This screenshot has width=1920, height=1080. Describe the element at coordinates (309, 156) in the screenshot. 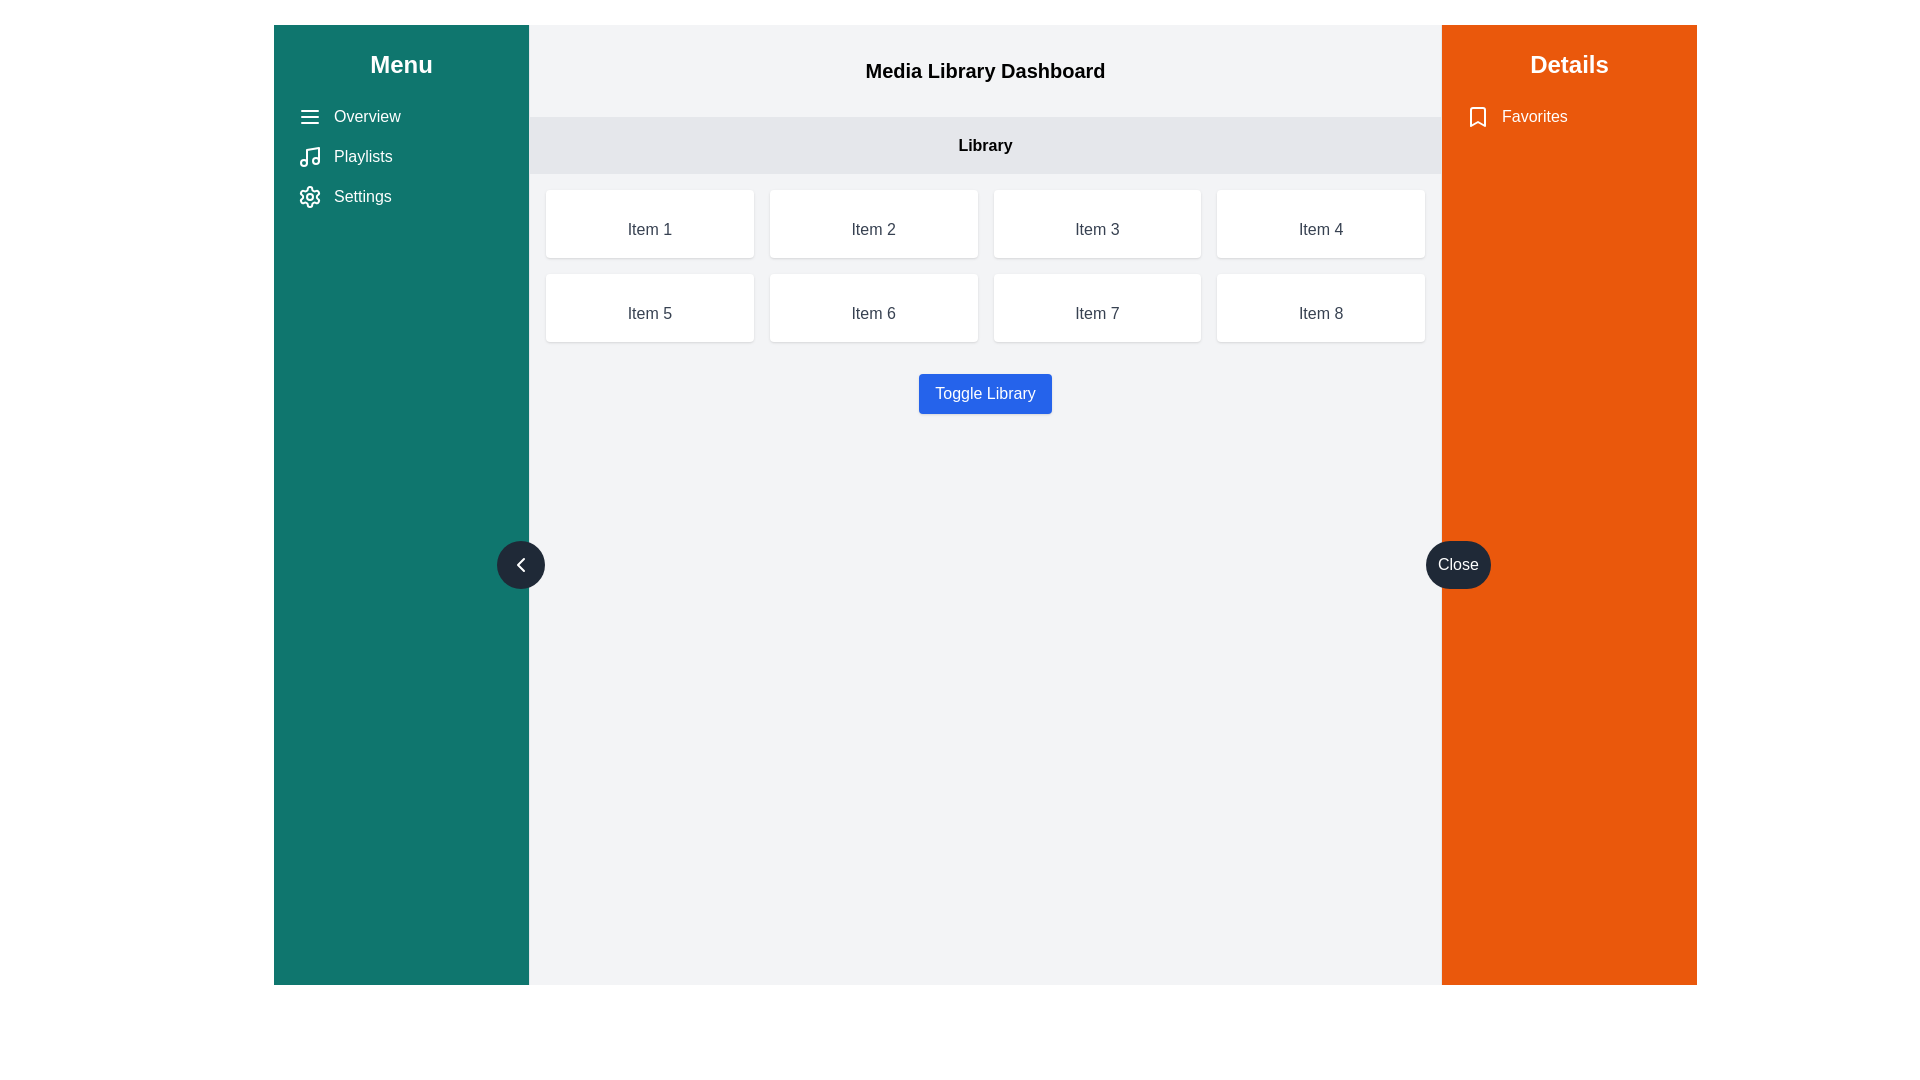

I see `the 'Playlists' icon` at that location.